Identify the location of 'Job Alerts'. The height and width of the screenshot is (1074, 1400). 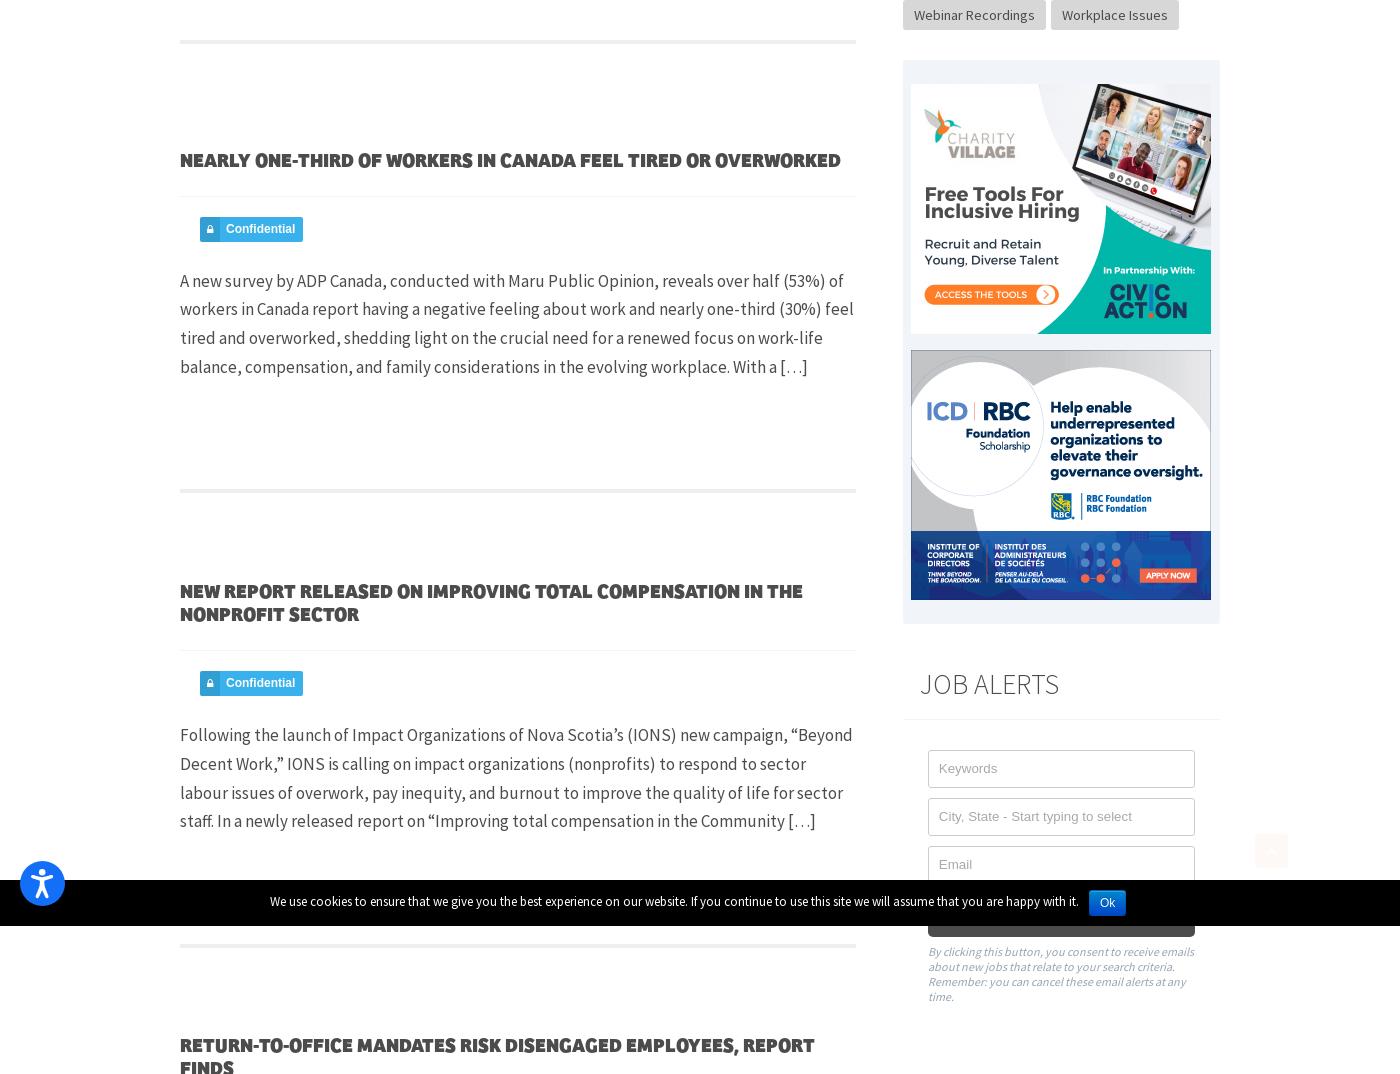
(988, 681).